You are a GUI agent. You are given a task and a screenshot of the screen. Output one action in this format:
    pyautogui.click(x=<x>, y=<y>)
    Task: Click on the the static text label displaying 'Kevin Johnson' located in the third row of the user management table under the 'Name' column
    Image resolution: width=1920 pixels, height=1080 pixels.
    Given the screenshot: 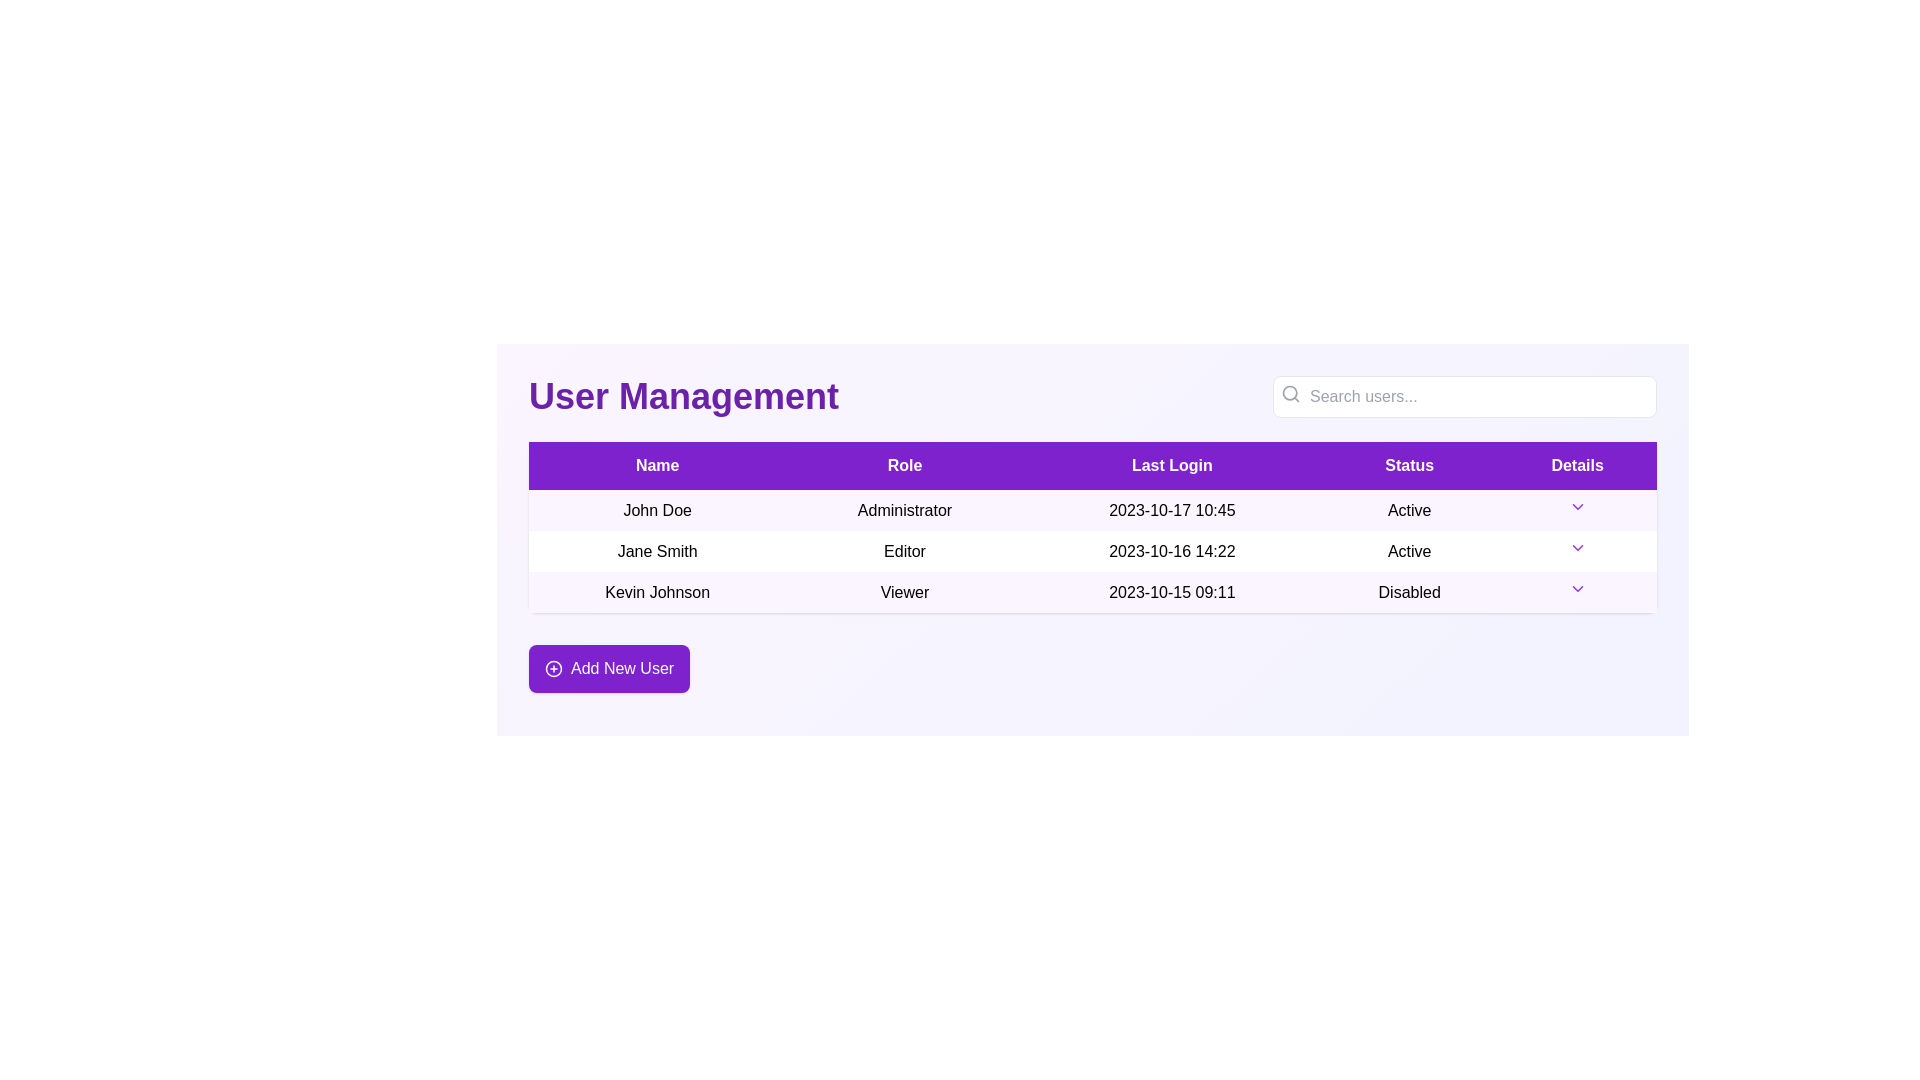 What is the action you would take?
    pyautogui.click(x=657, y=591)
    